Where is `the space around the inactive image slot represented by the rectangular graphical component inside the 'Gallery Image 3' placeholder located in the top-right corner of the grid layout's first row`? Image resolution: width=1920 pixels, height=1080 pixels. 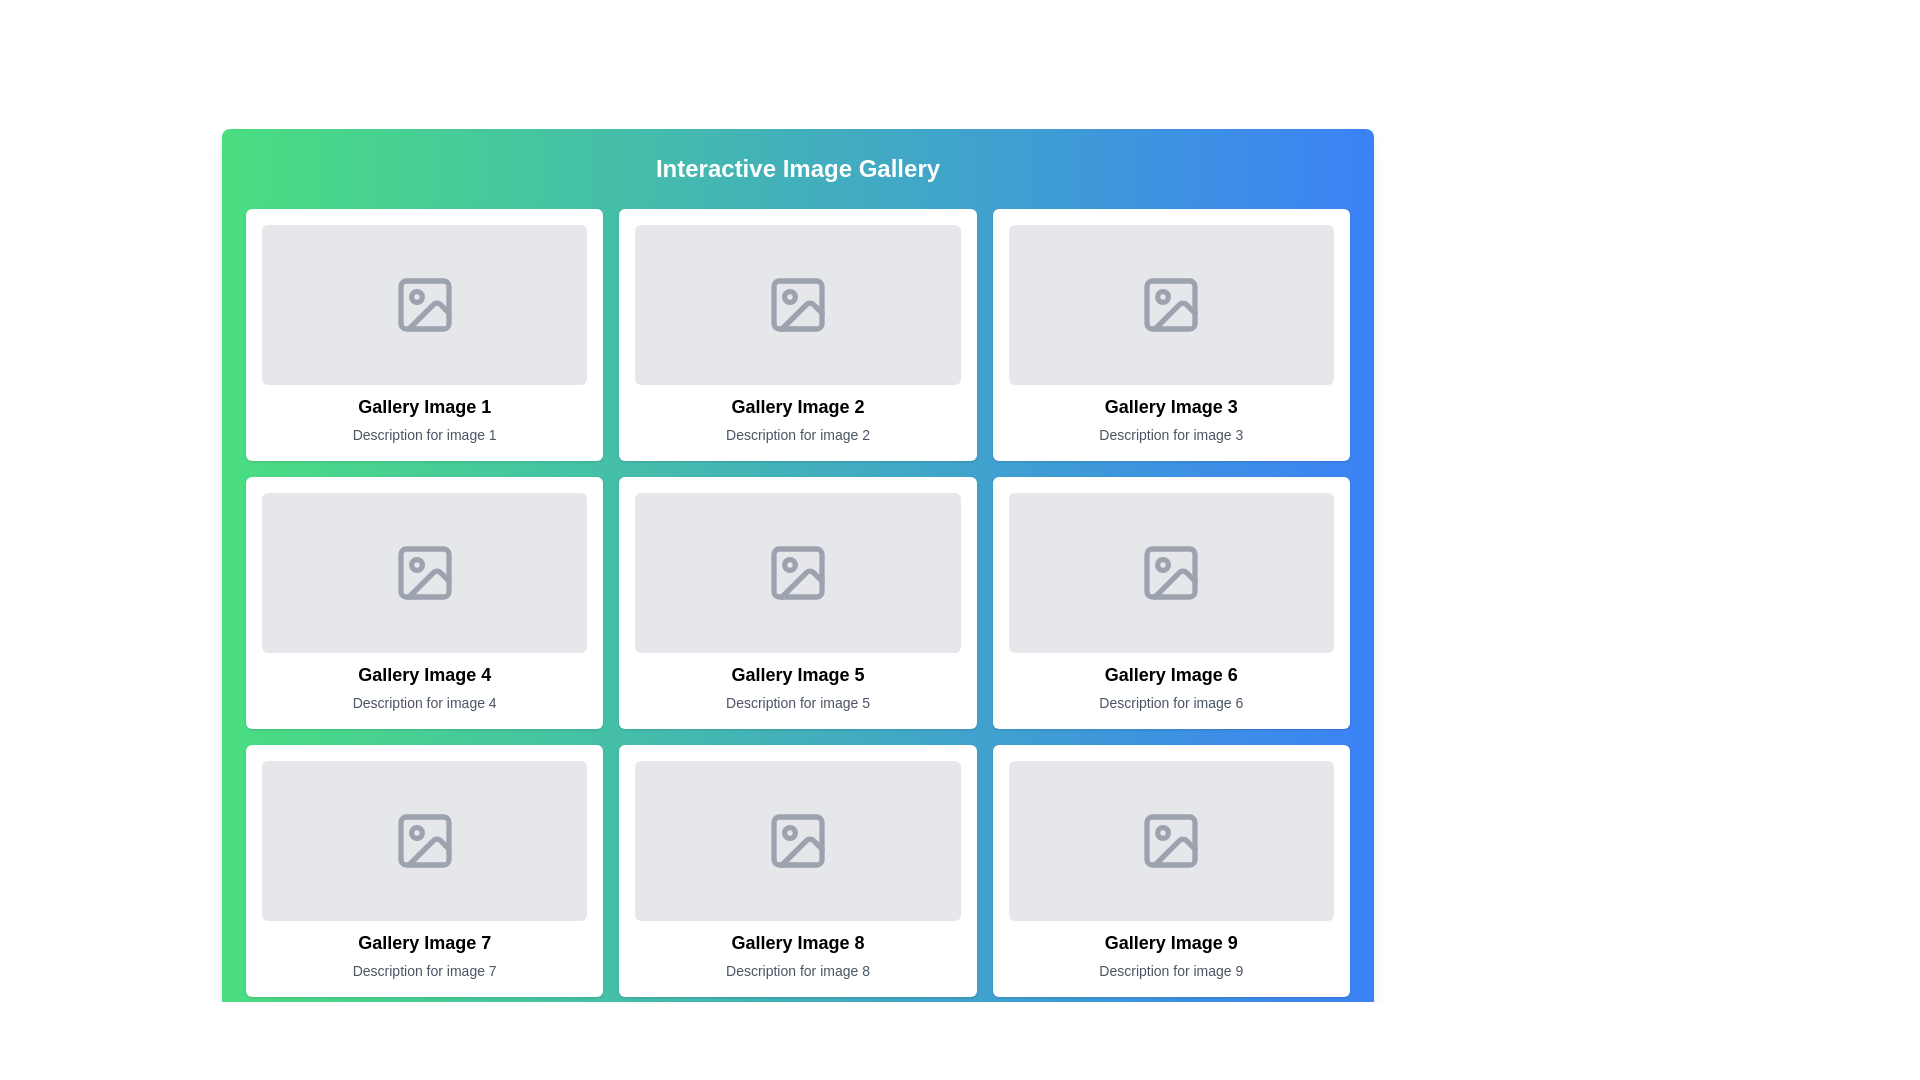
the space around the inactive image slot represented by the rectangular graphical component inside the 'Gallery Image 3' placeholder located in the top-right corner of the grid layout's first row is located at coordinates (1171, 304).